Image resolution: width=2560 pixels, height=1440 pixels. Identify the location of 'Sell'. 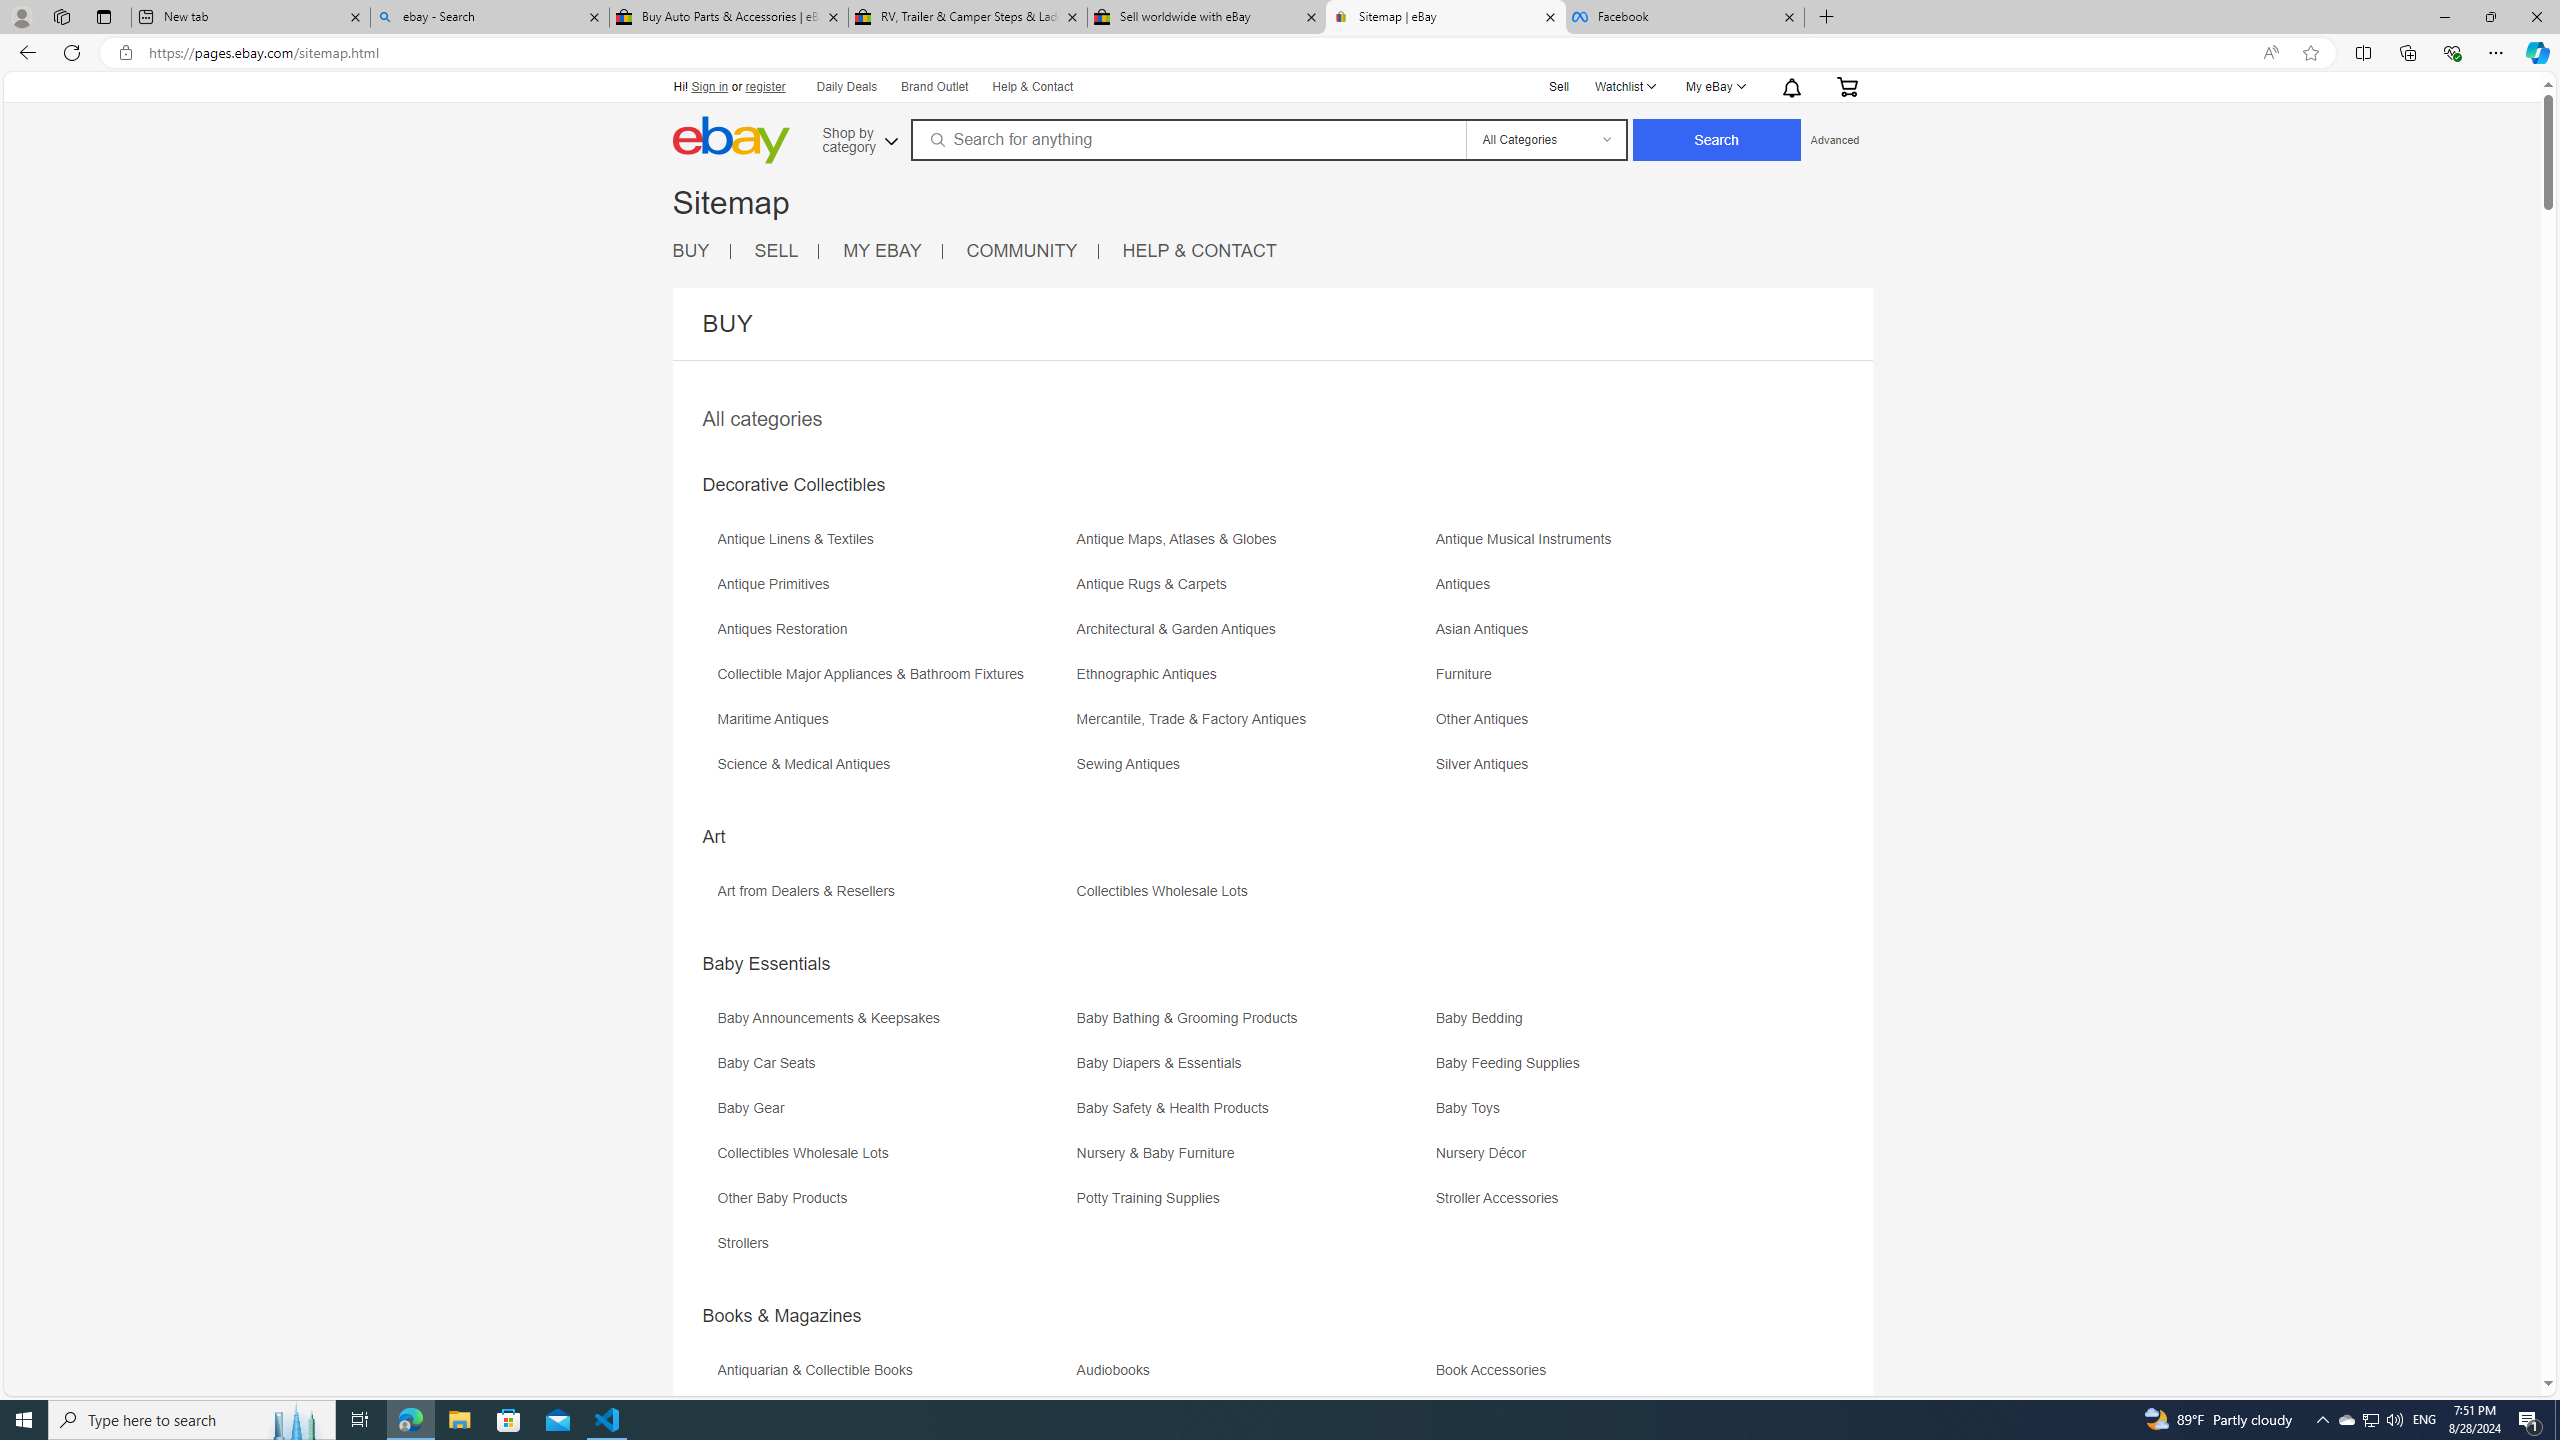
(1560, 85).